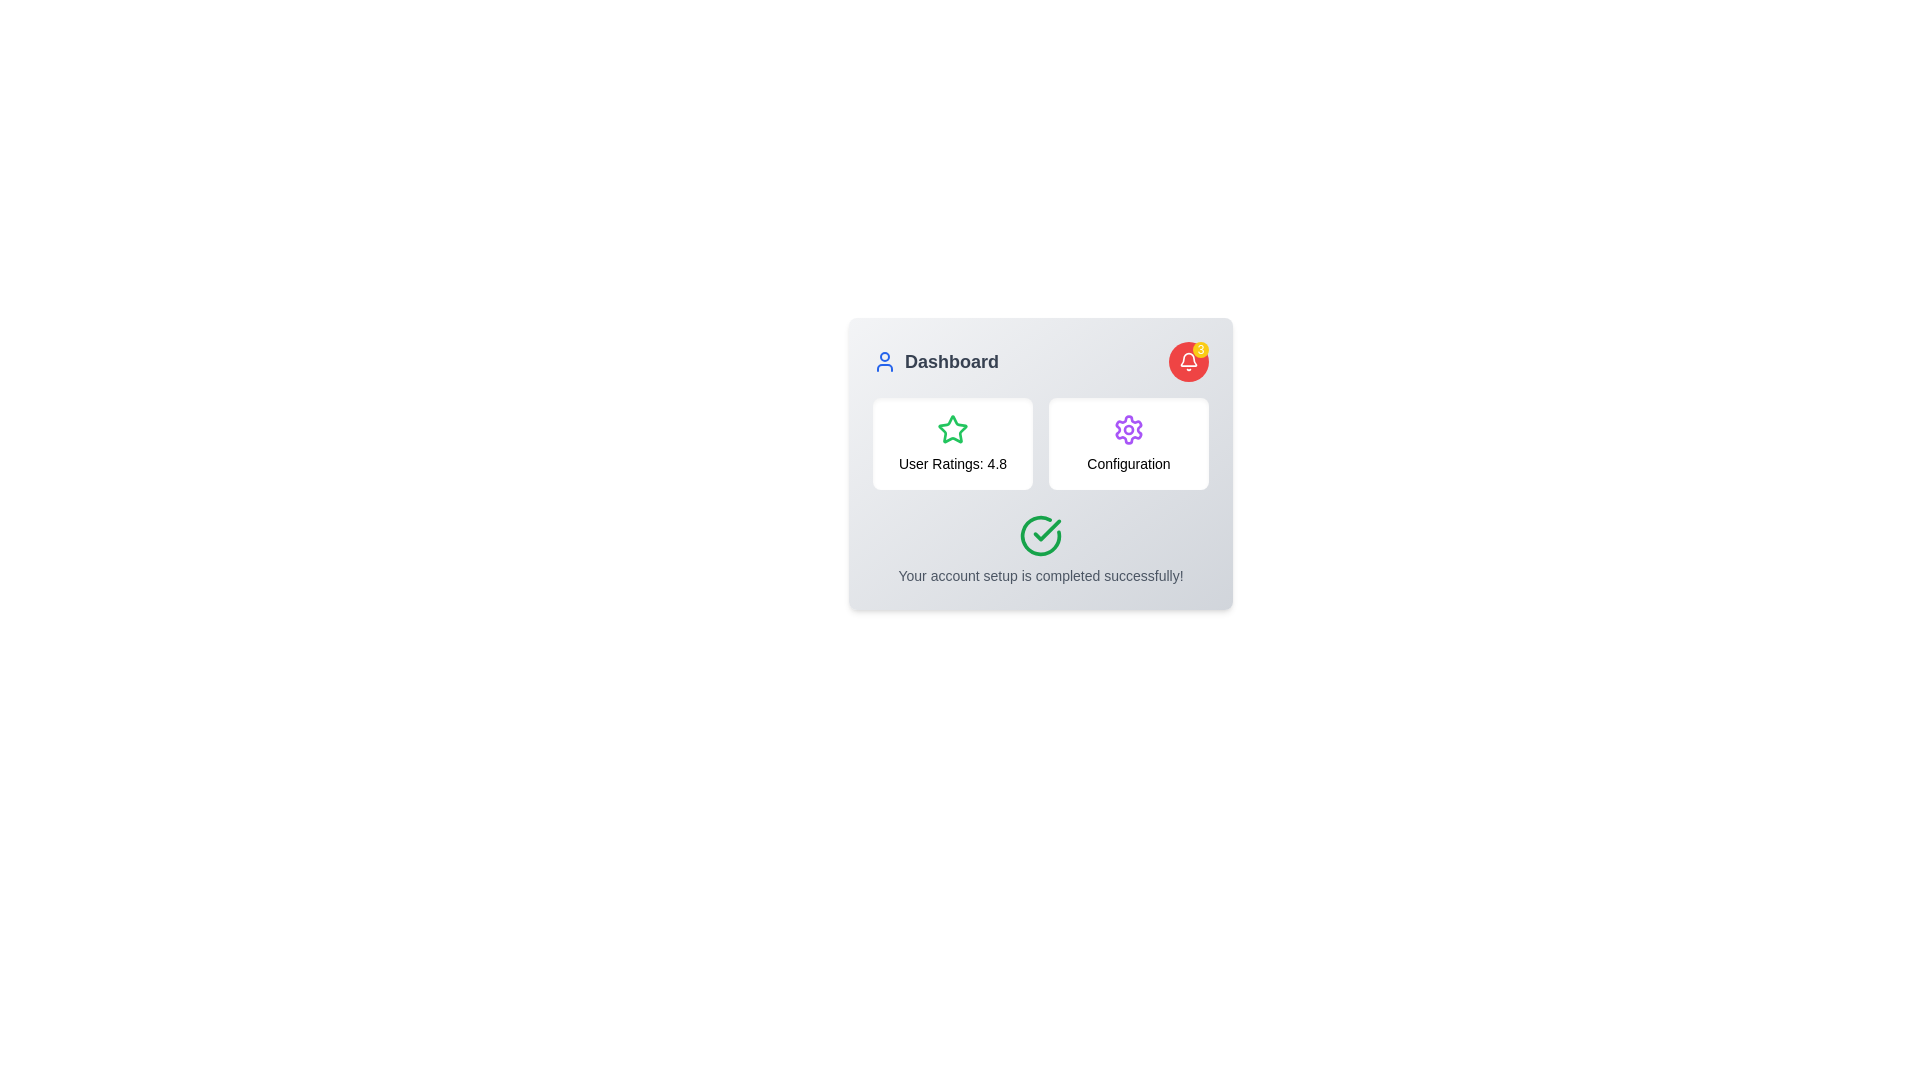 Image resolution: width=1920 pixels, height=1080 pixels. What do you see at coordinates (951, 463) in the screenshot?
I see `the informational static text label that displays the user rating value, located below the green star icon in a card-like section on the left side of the UI` at bounding box center [951, 463].